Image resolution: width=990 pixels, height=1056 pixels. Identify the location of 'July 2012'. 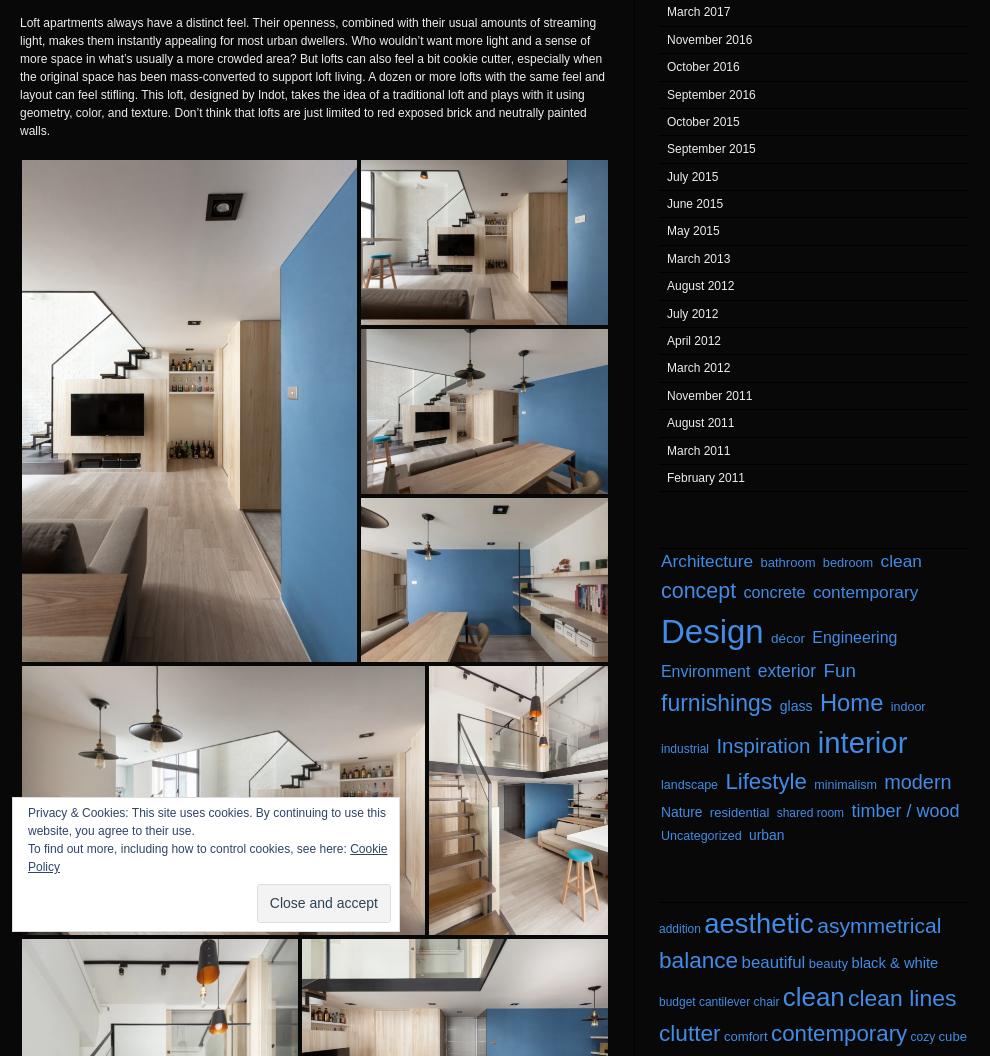
(692, 312).